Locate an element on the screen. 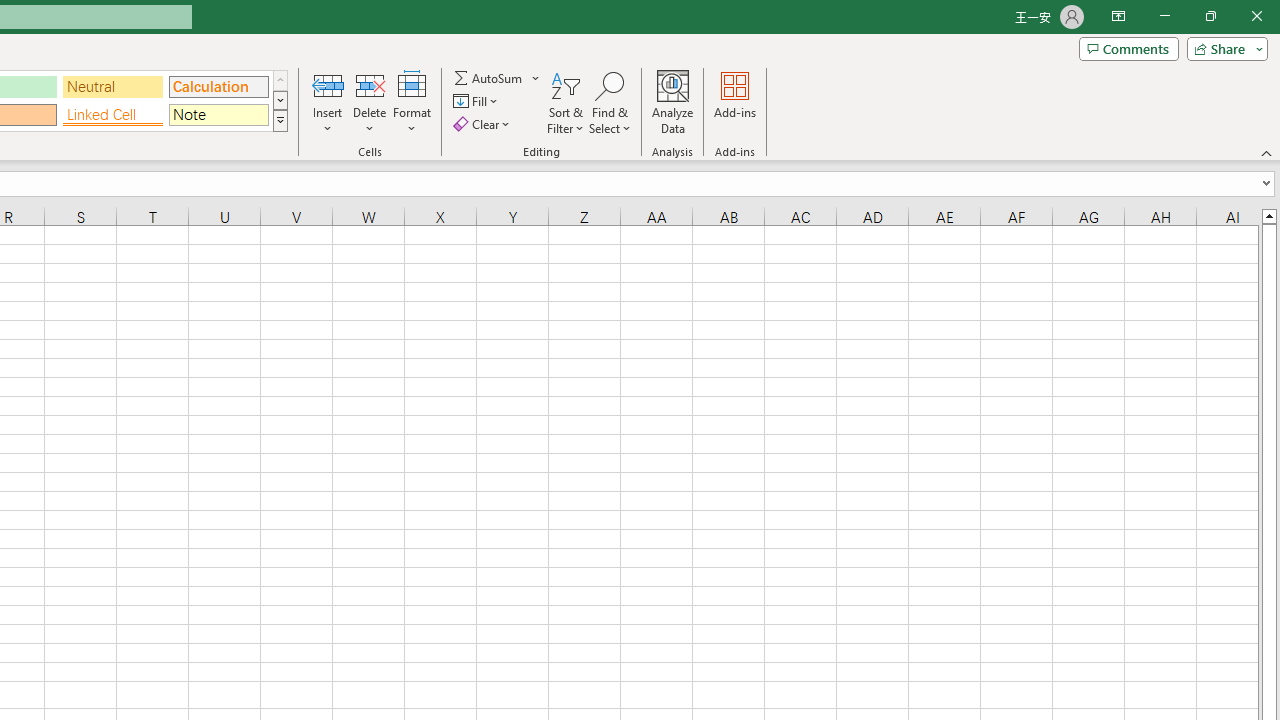 The height and width of the screenshot is (720, 1280). 'Class: NetUIImage' is located at coordinates (279, 120).